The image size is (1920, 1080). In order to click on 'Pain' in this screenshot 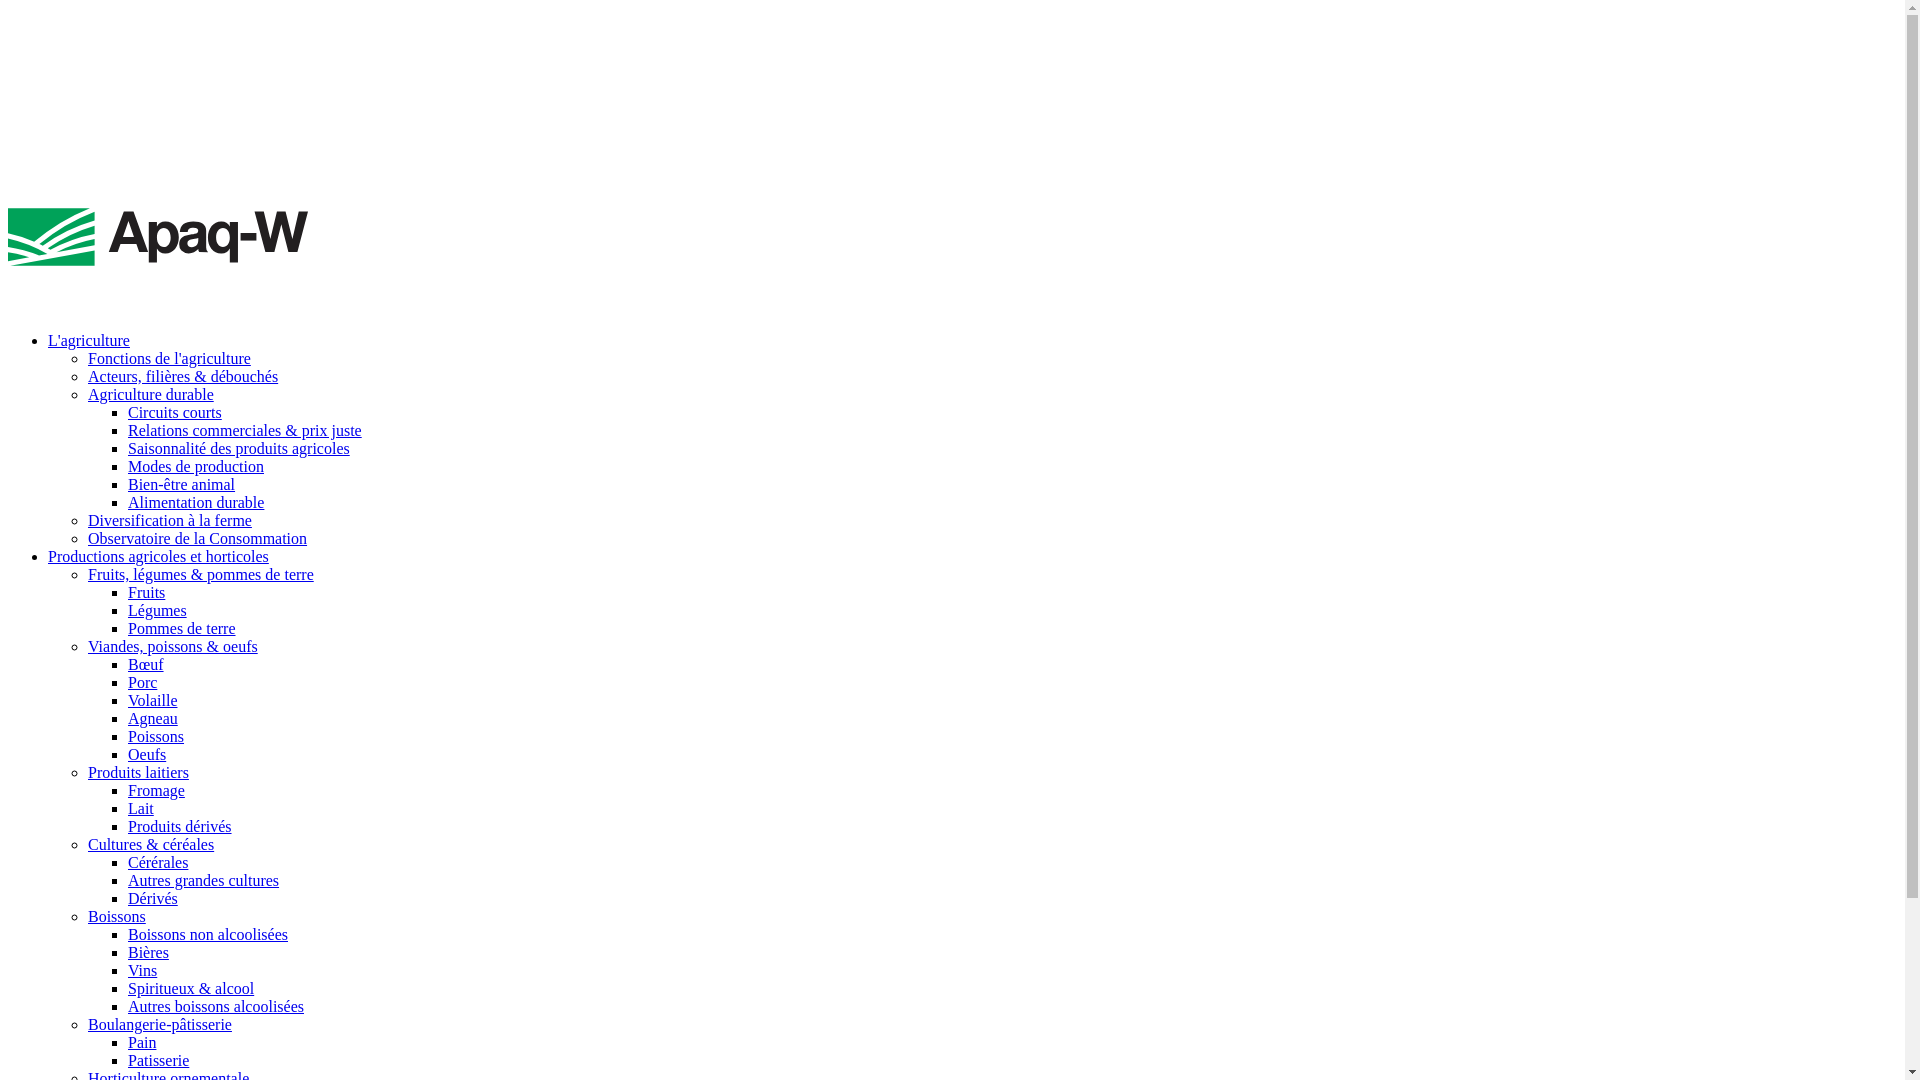, I will do `click(141, 1041)`.